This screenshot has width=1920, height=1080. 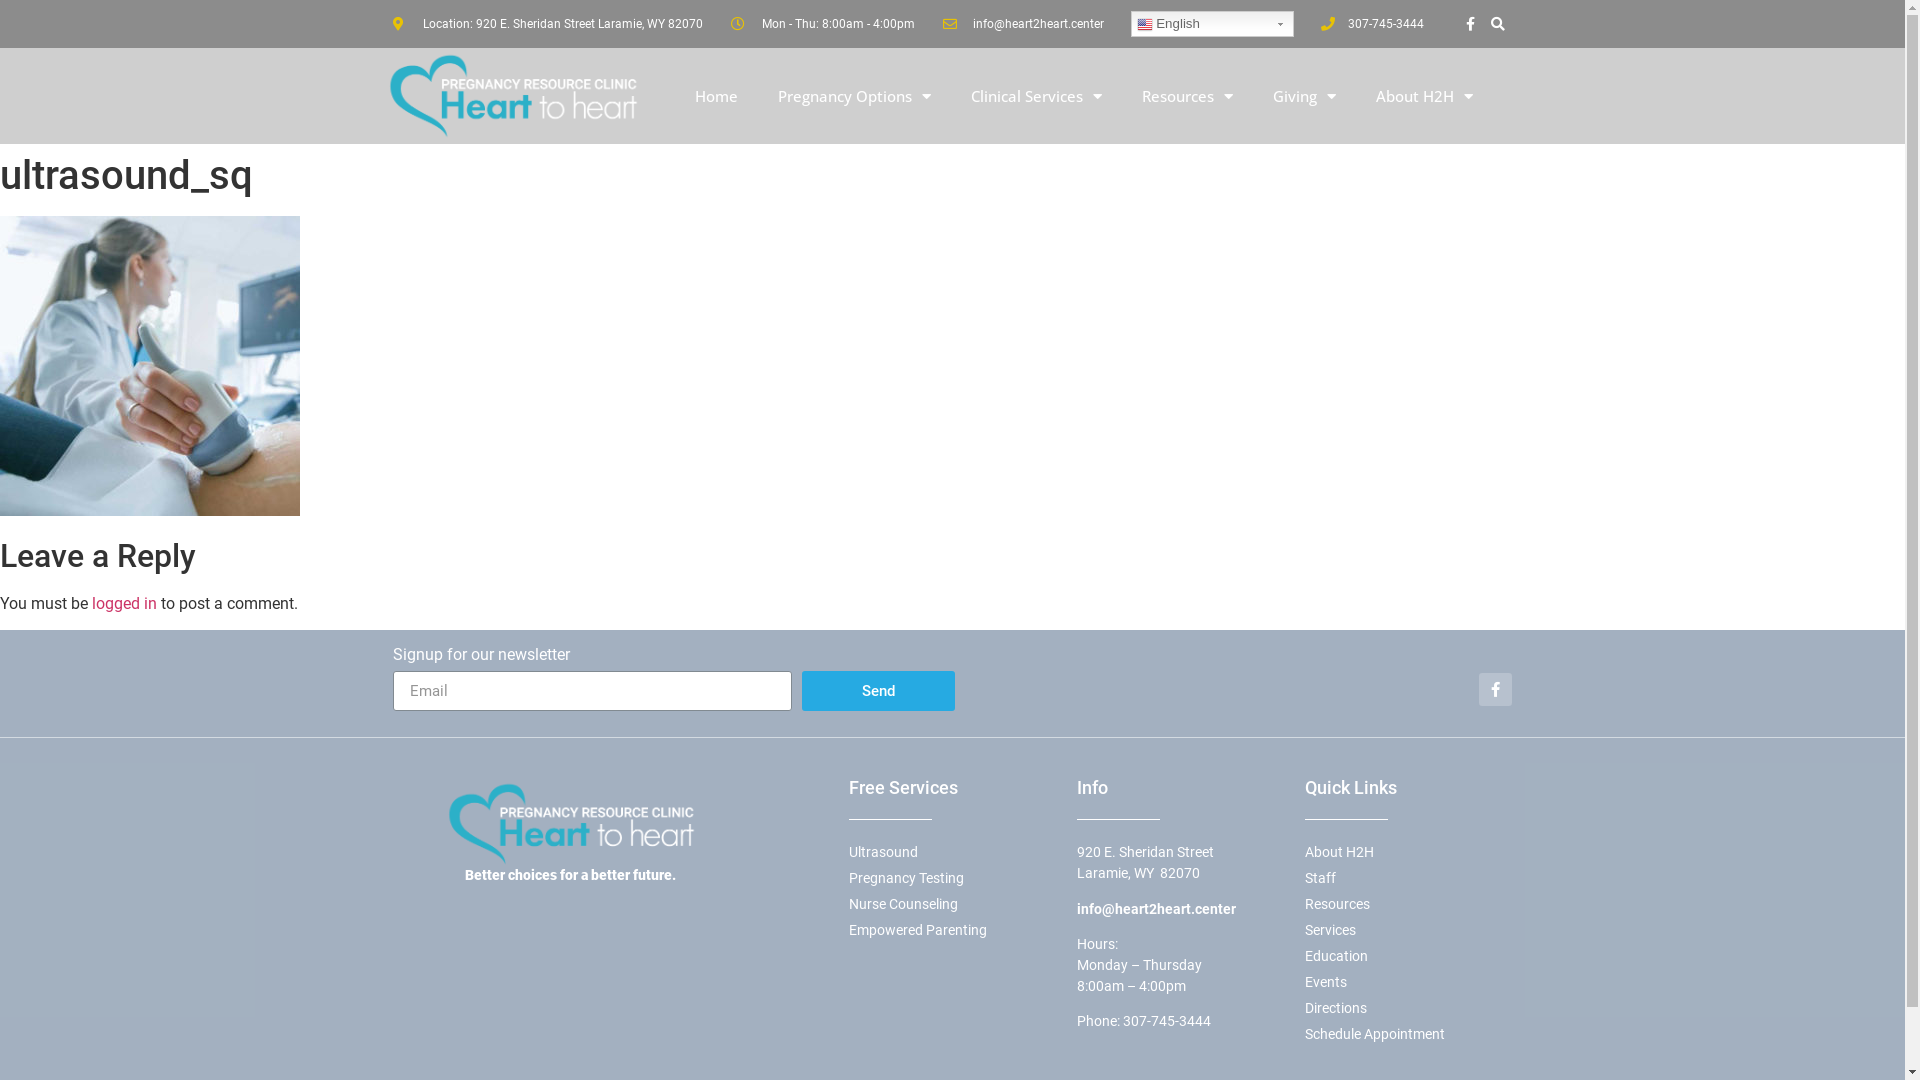 I want to click on 'Directions', so click(x=1406, y=1008).